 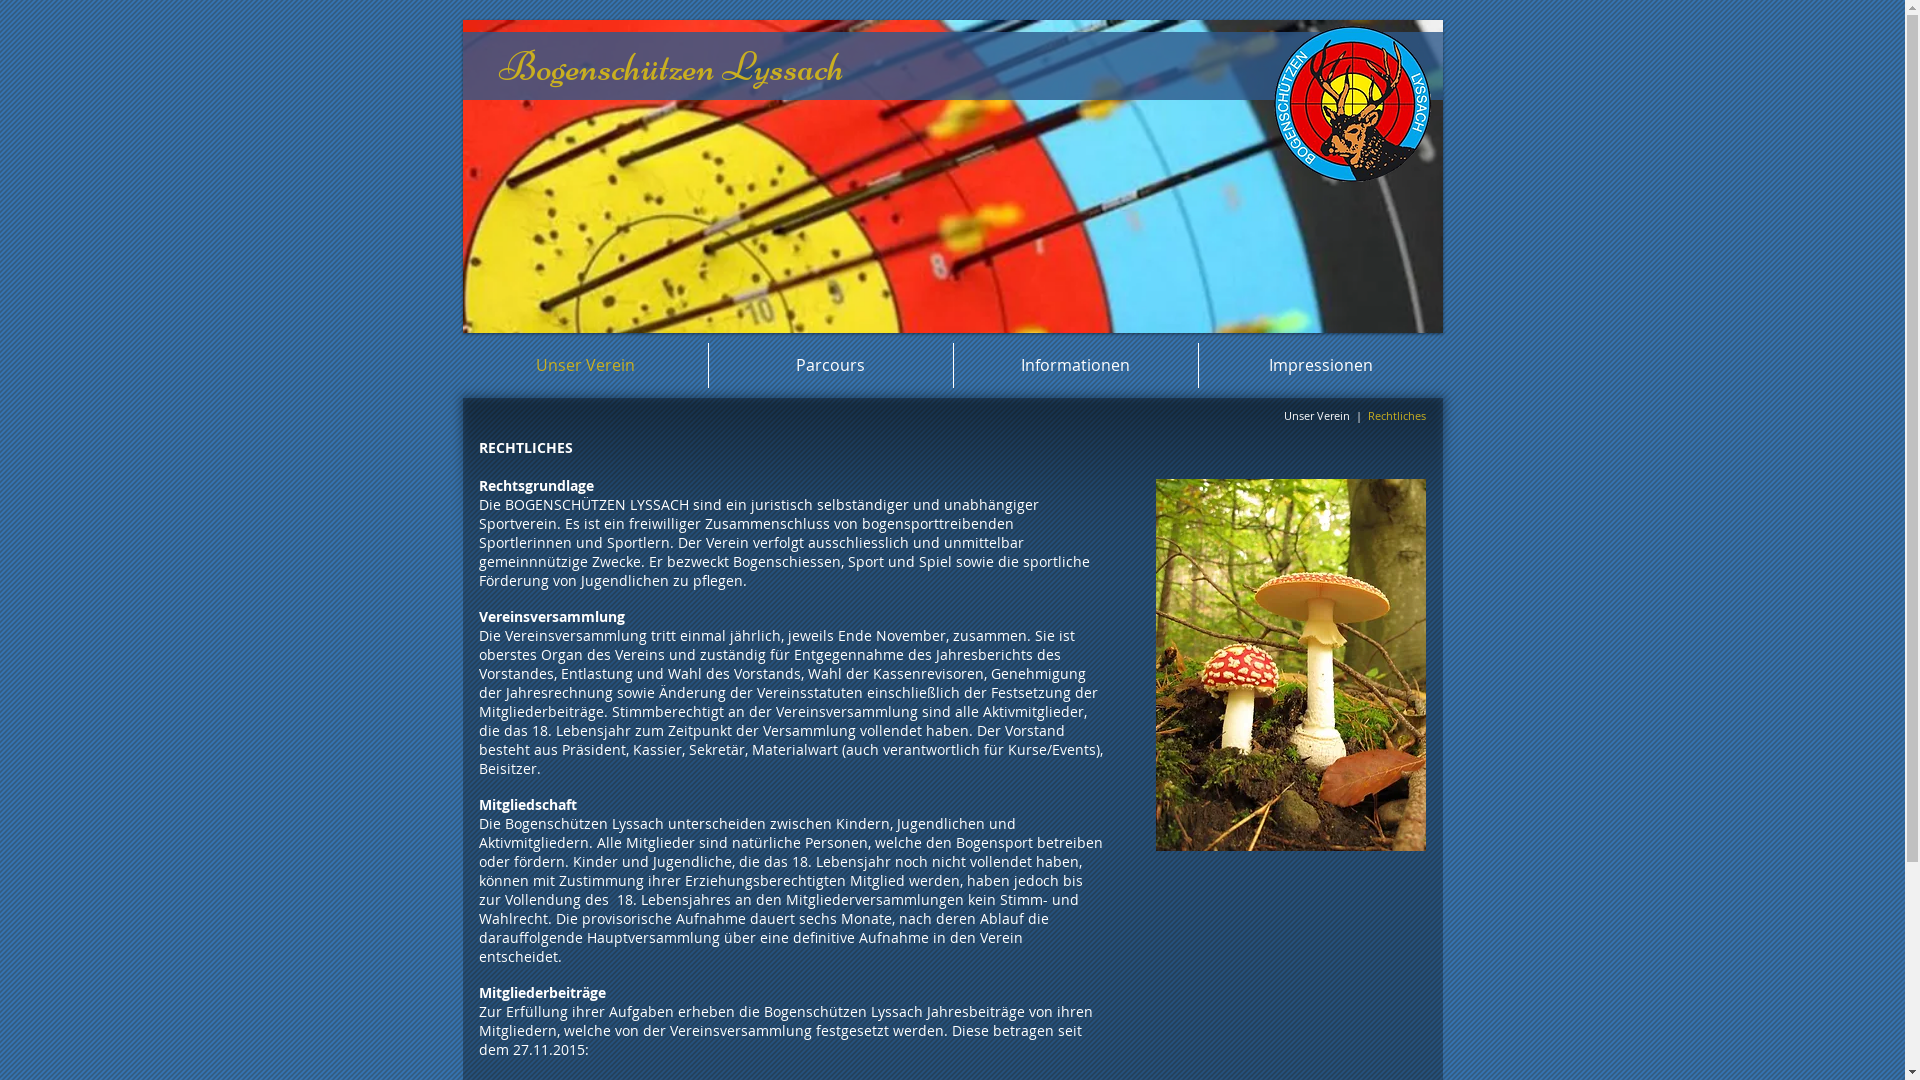 What do you see at coordinates (830, 365) in the screenshot?
I see `'Parcours'` at bounding box center [830, 365].